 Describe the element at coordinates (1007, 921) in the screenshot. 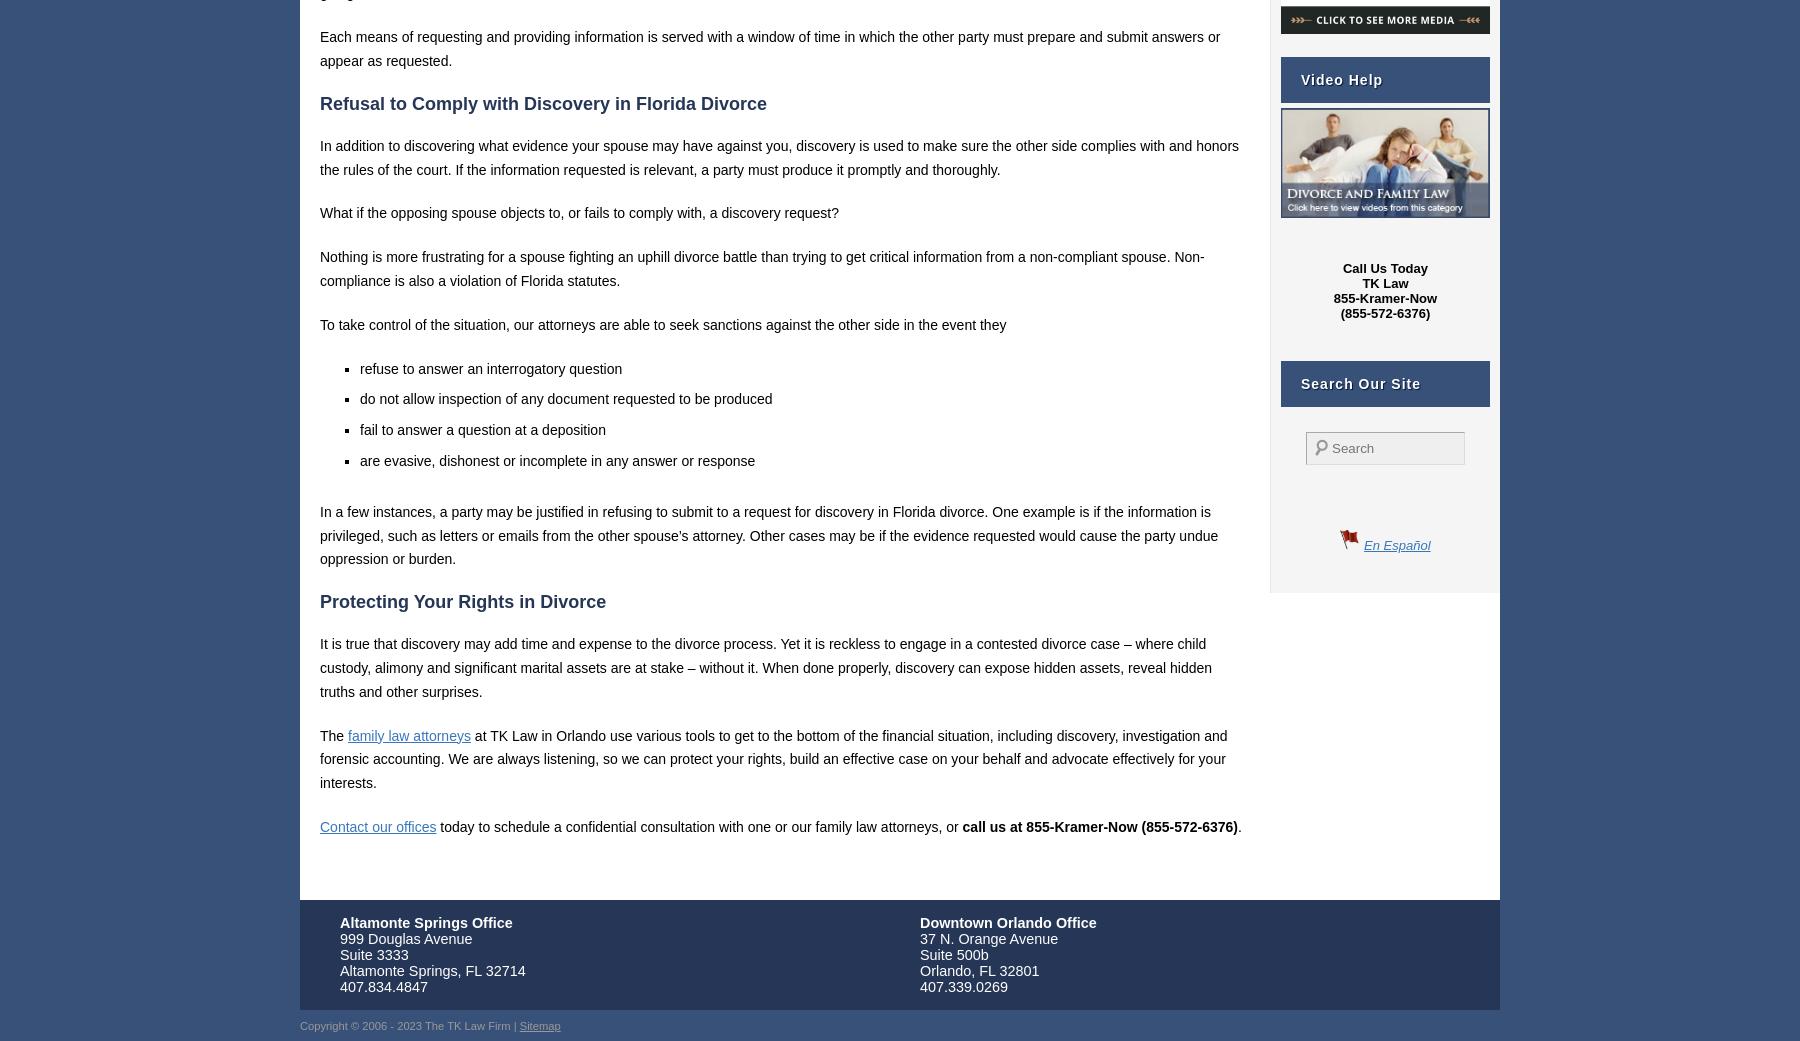

I see `'Downtown Orlando Office'` at that location.